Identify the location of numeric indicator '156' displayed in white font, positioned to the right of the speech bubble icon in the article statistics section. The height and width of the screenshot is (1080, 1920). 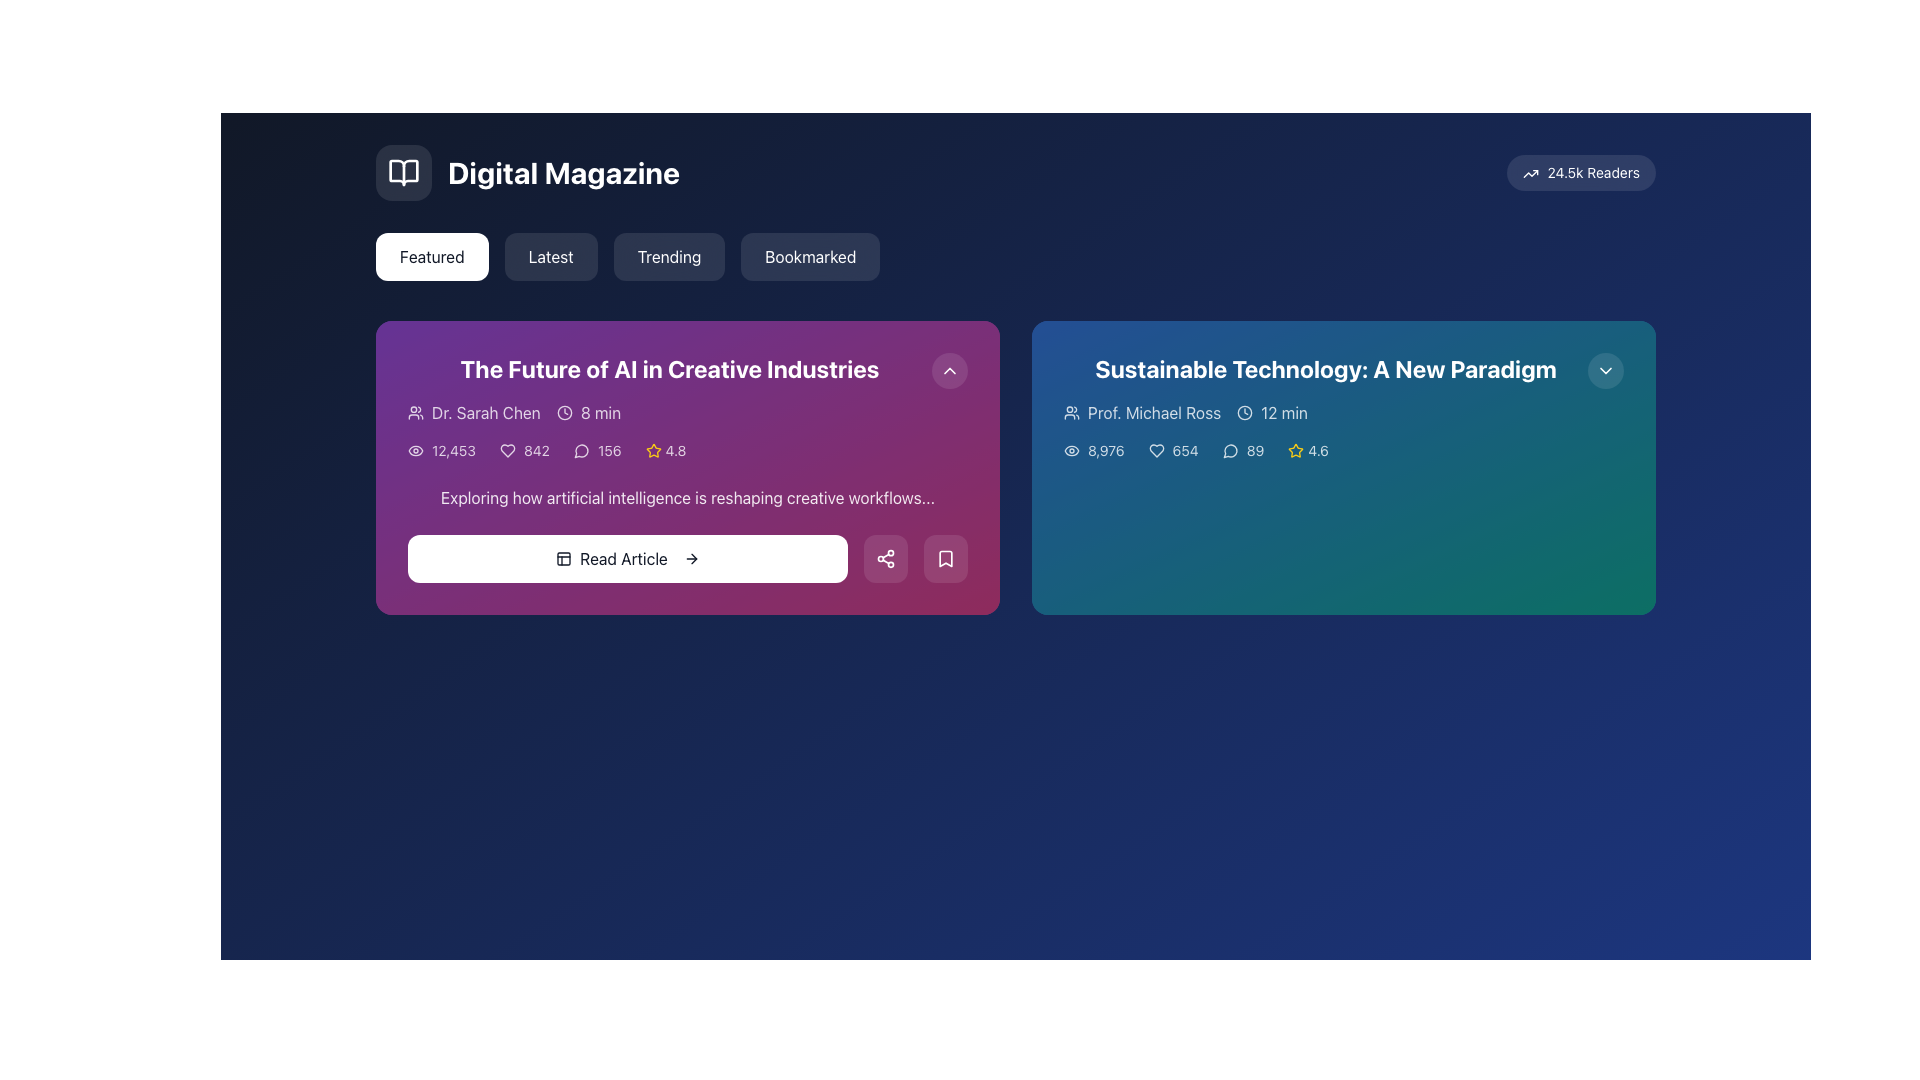
(596, 451).